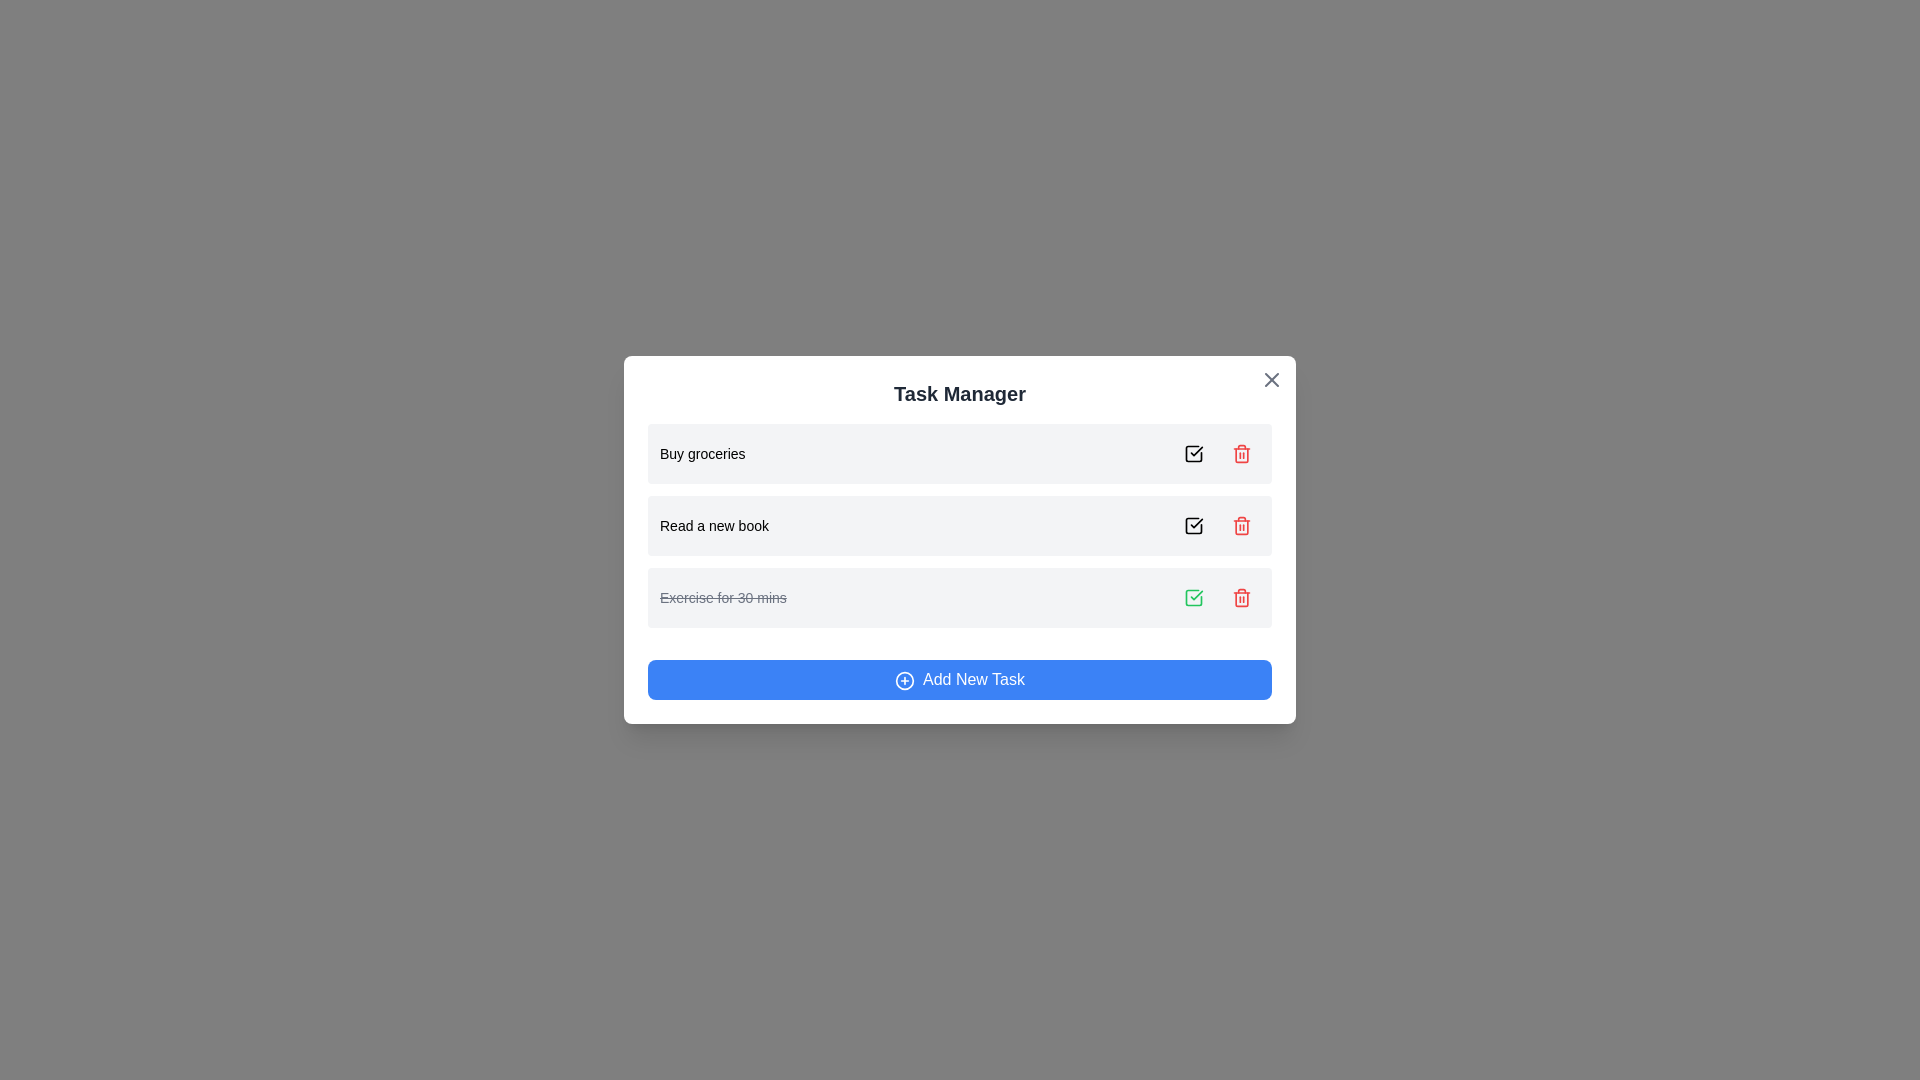  I want to click on the Checkbox icon located on the right side of the first task row labeled 'Buy groceries', so click(1194, 454).